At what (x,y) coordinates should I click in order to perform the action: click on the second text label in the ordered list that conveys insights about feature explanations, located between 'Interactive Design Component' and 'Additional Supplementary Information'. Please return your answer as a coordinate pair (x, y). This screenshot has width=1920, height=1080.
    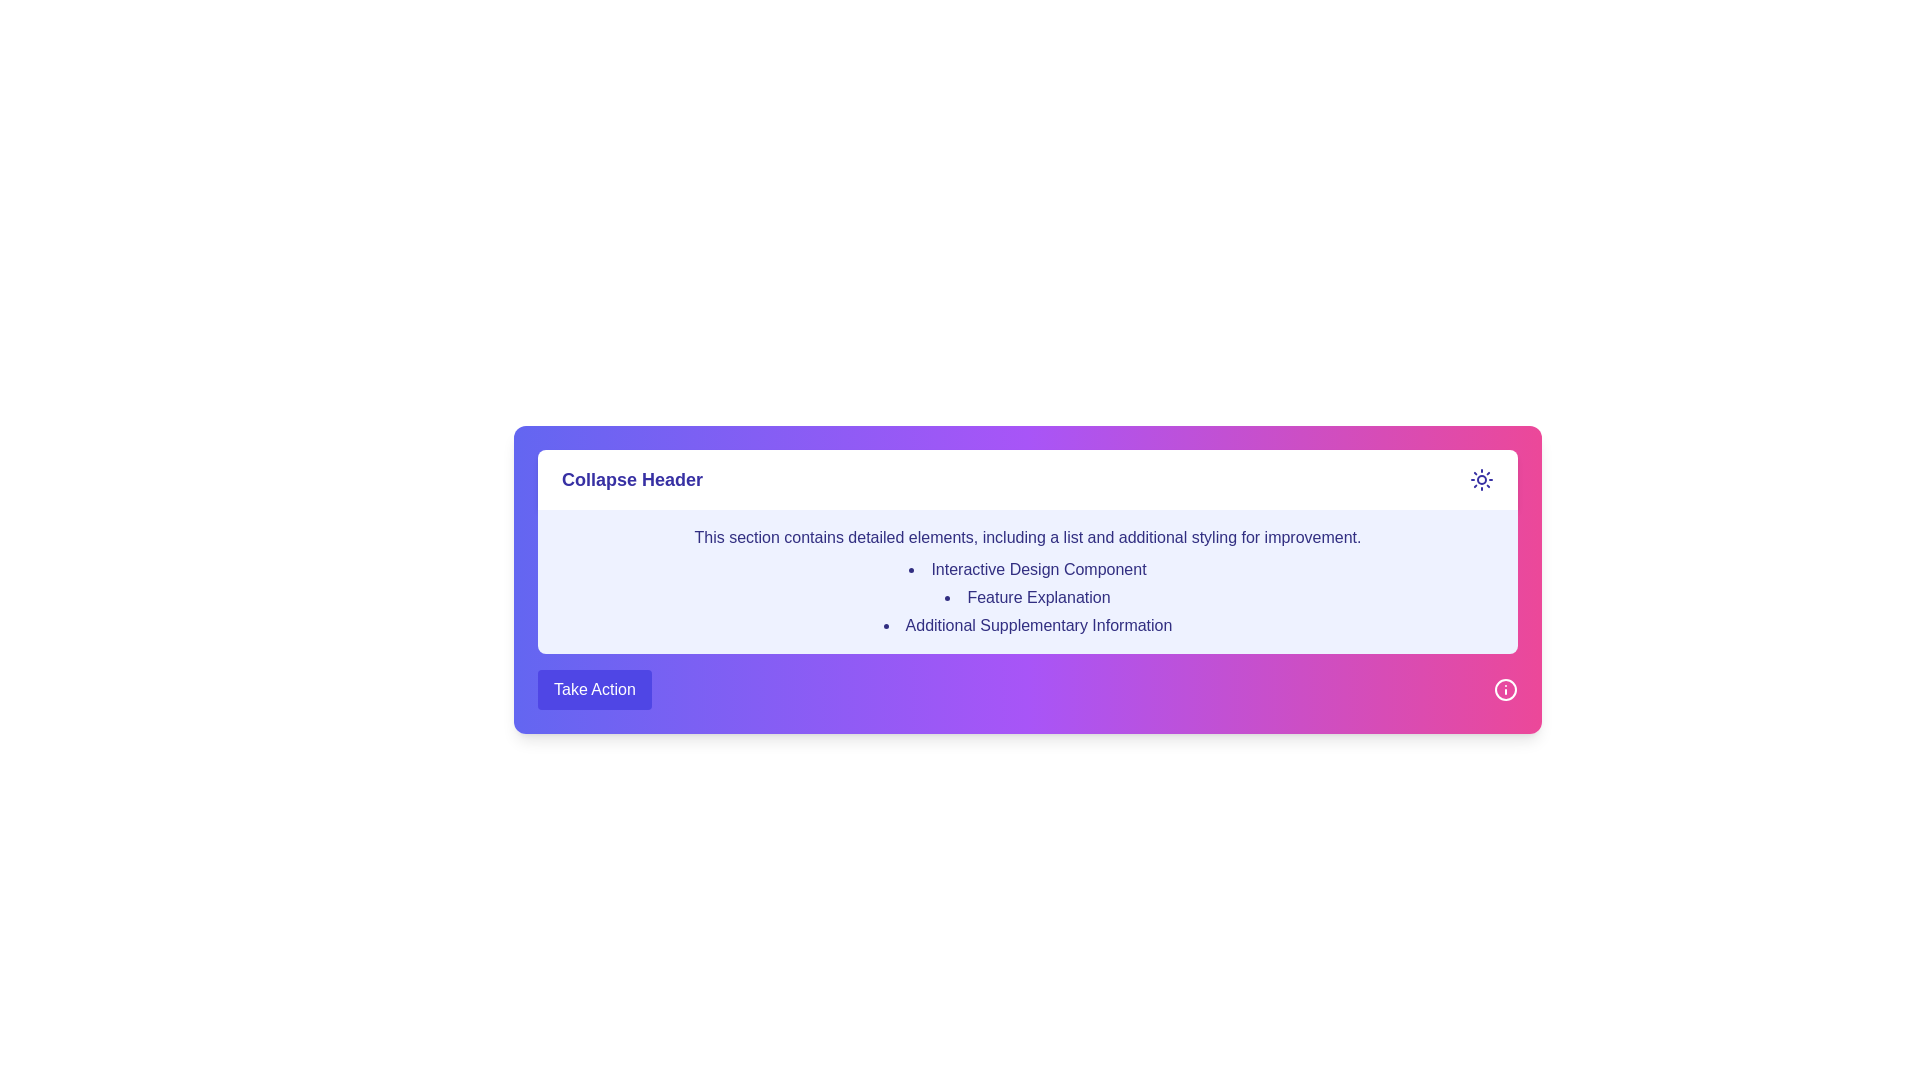
    Looking at the image, I should click on (1027, 596).